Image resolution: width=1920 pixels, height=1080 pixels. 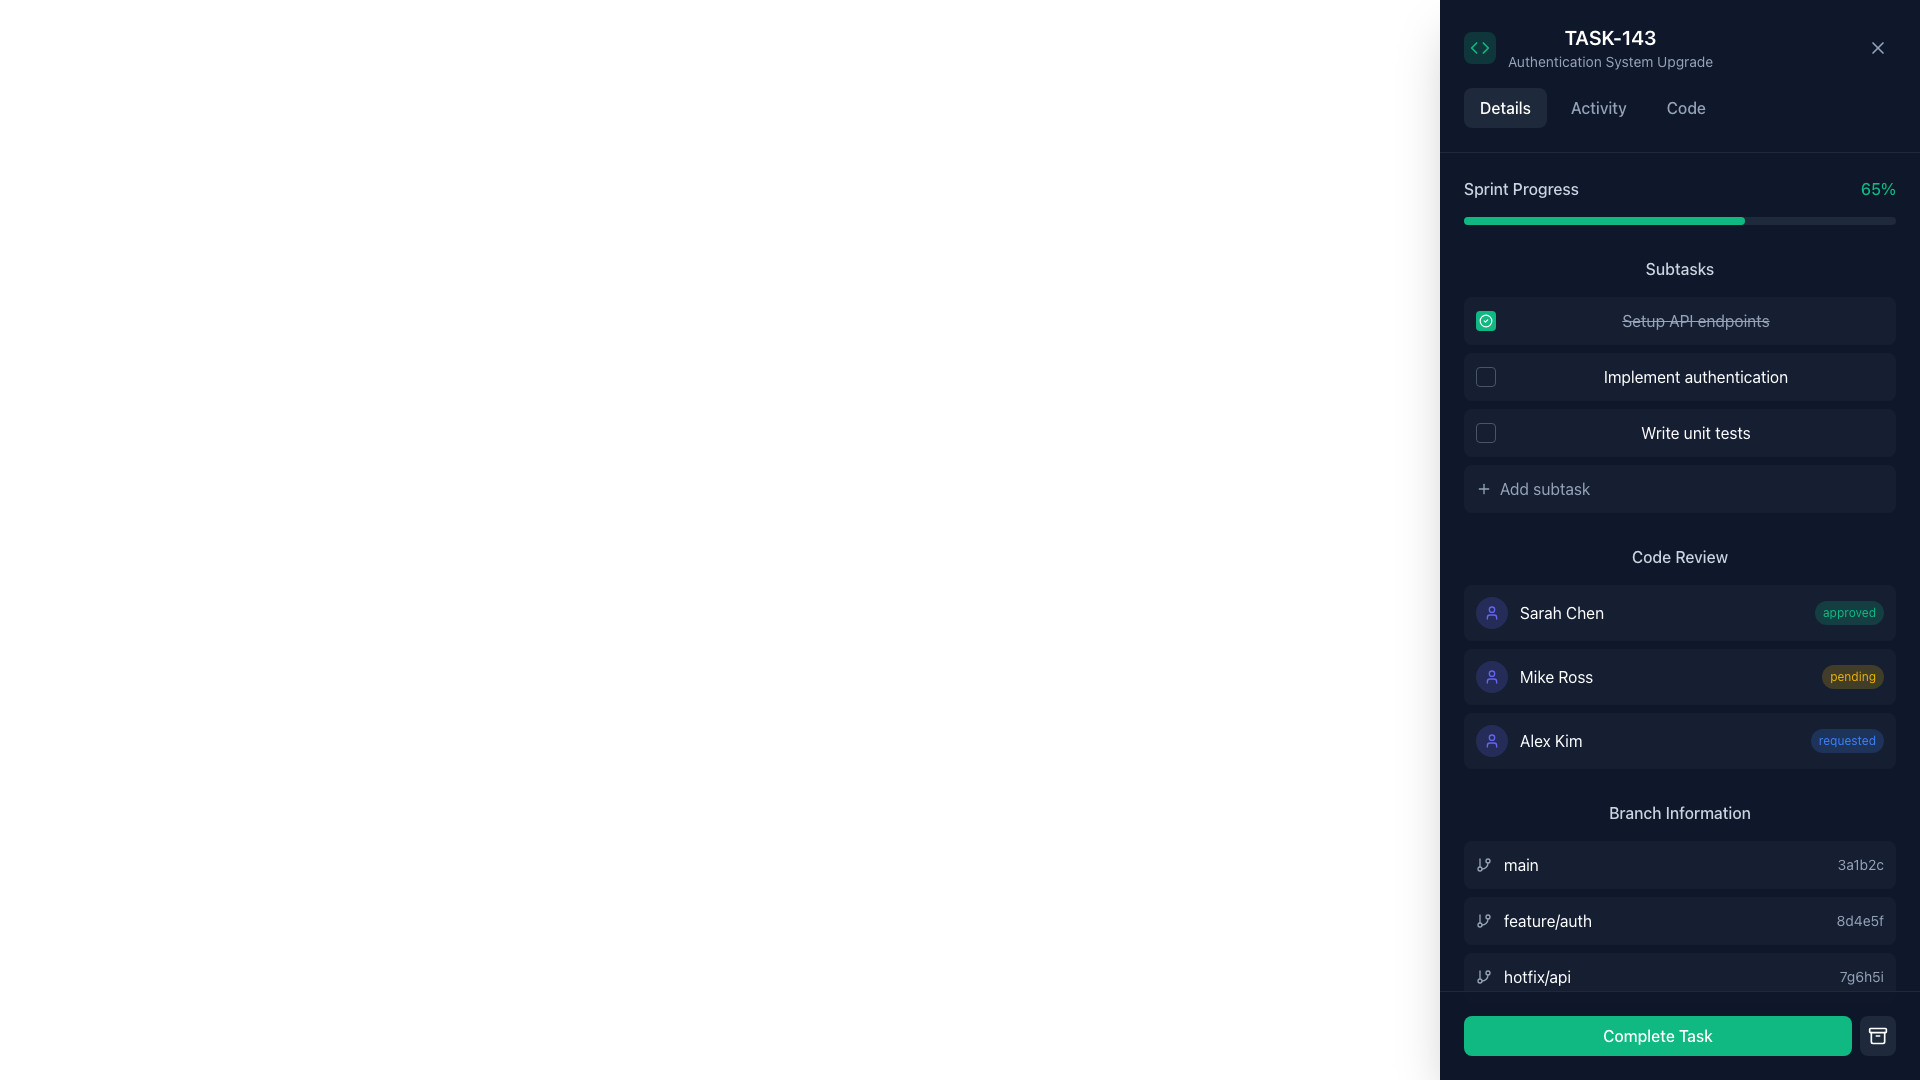 What do you see at coordinates (1533, 676) in the screenshot?
I see `the list item containing the icon and text 'Mike Ross' in the 'Code Review' section of the sidebar` at bounding box center [1533, 676].